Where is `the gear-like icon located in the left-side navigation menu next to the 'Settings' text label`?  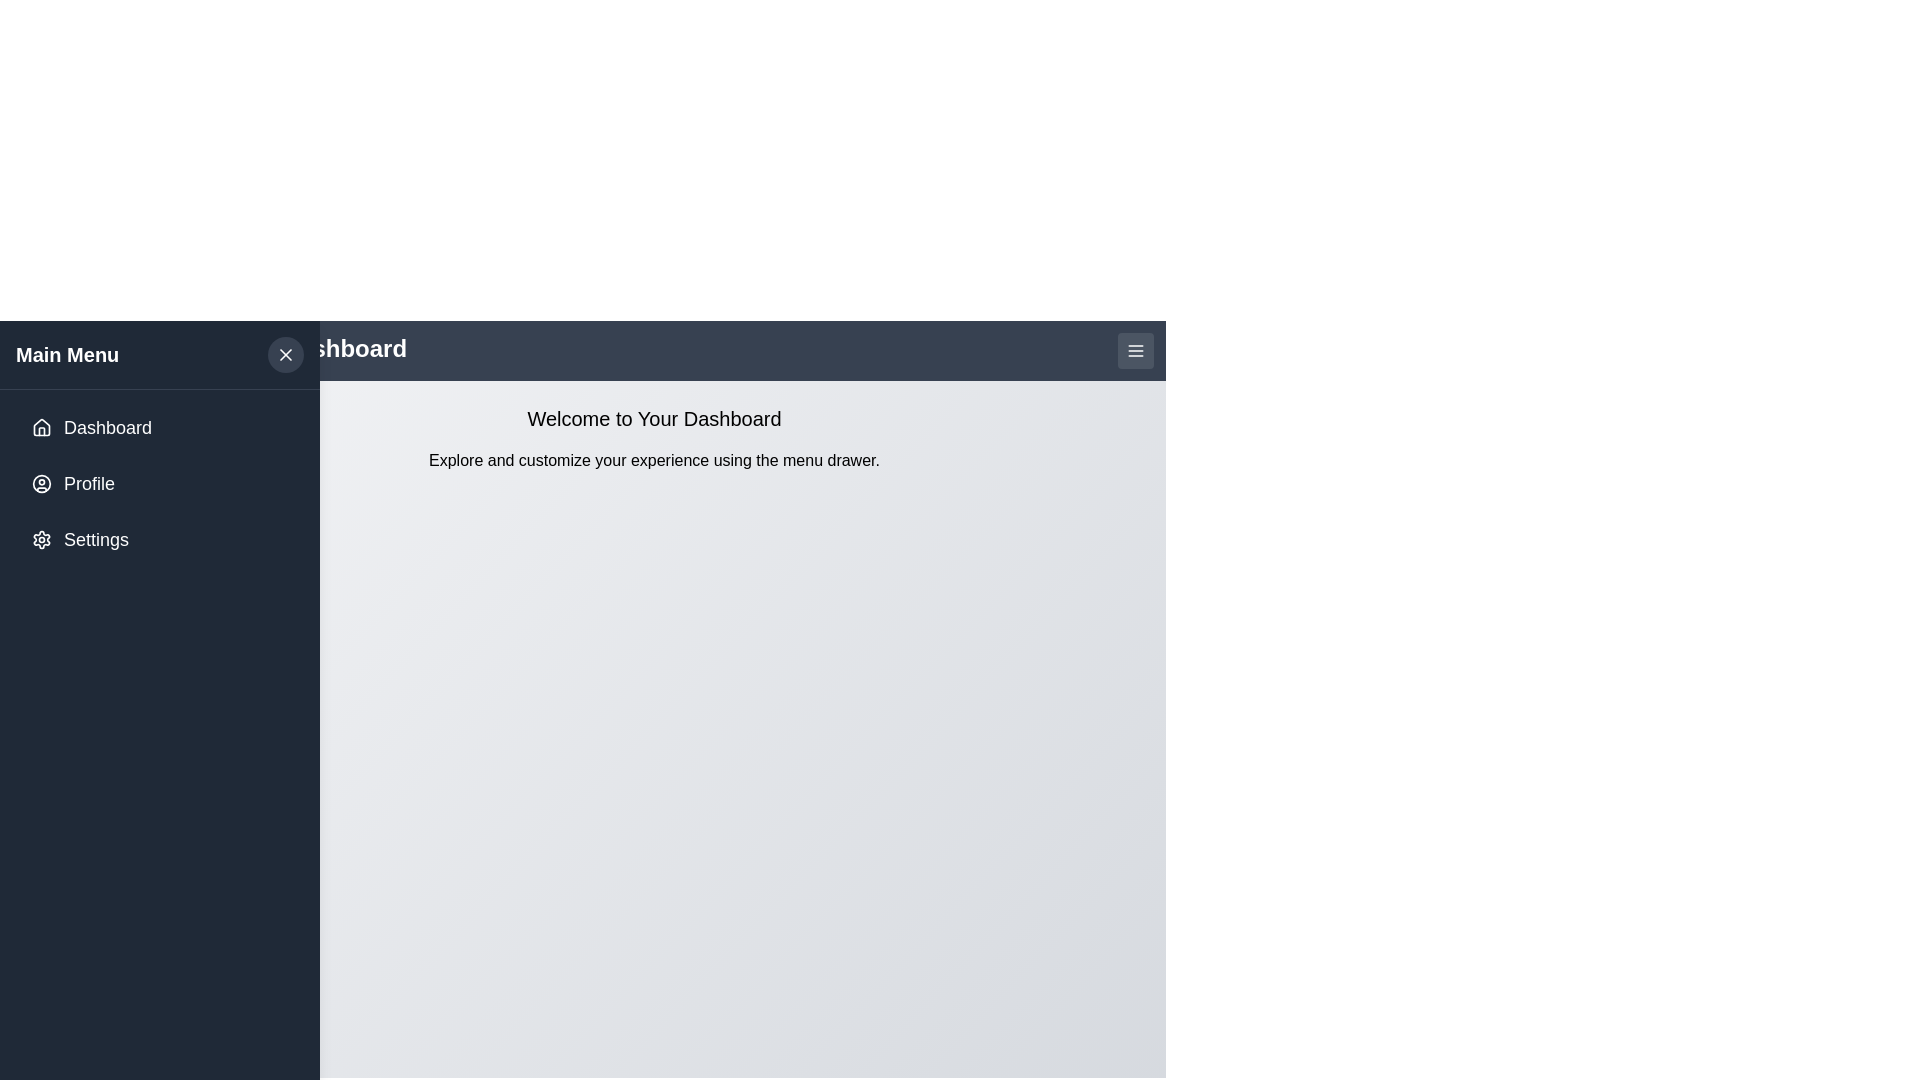 the gear-like icon located in the left-side navigation menu next to the 'Settings' text label is located at coordinates (42, 540).